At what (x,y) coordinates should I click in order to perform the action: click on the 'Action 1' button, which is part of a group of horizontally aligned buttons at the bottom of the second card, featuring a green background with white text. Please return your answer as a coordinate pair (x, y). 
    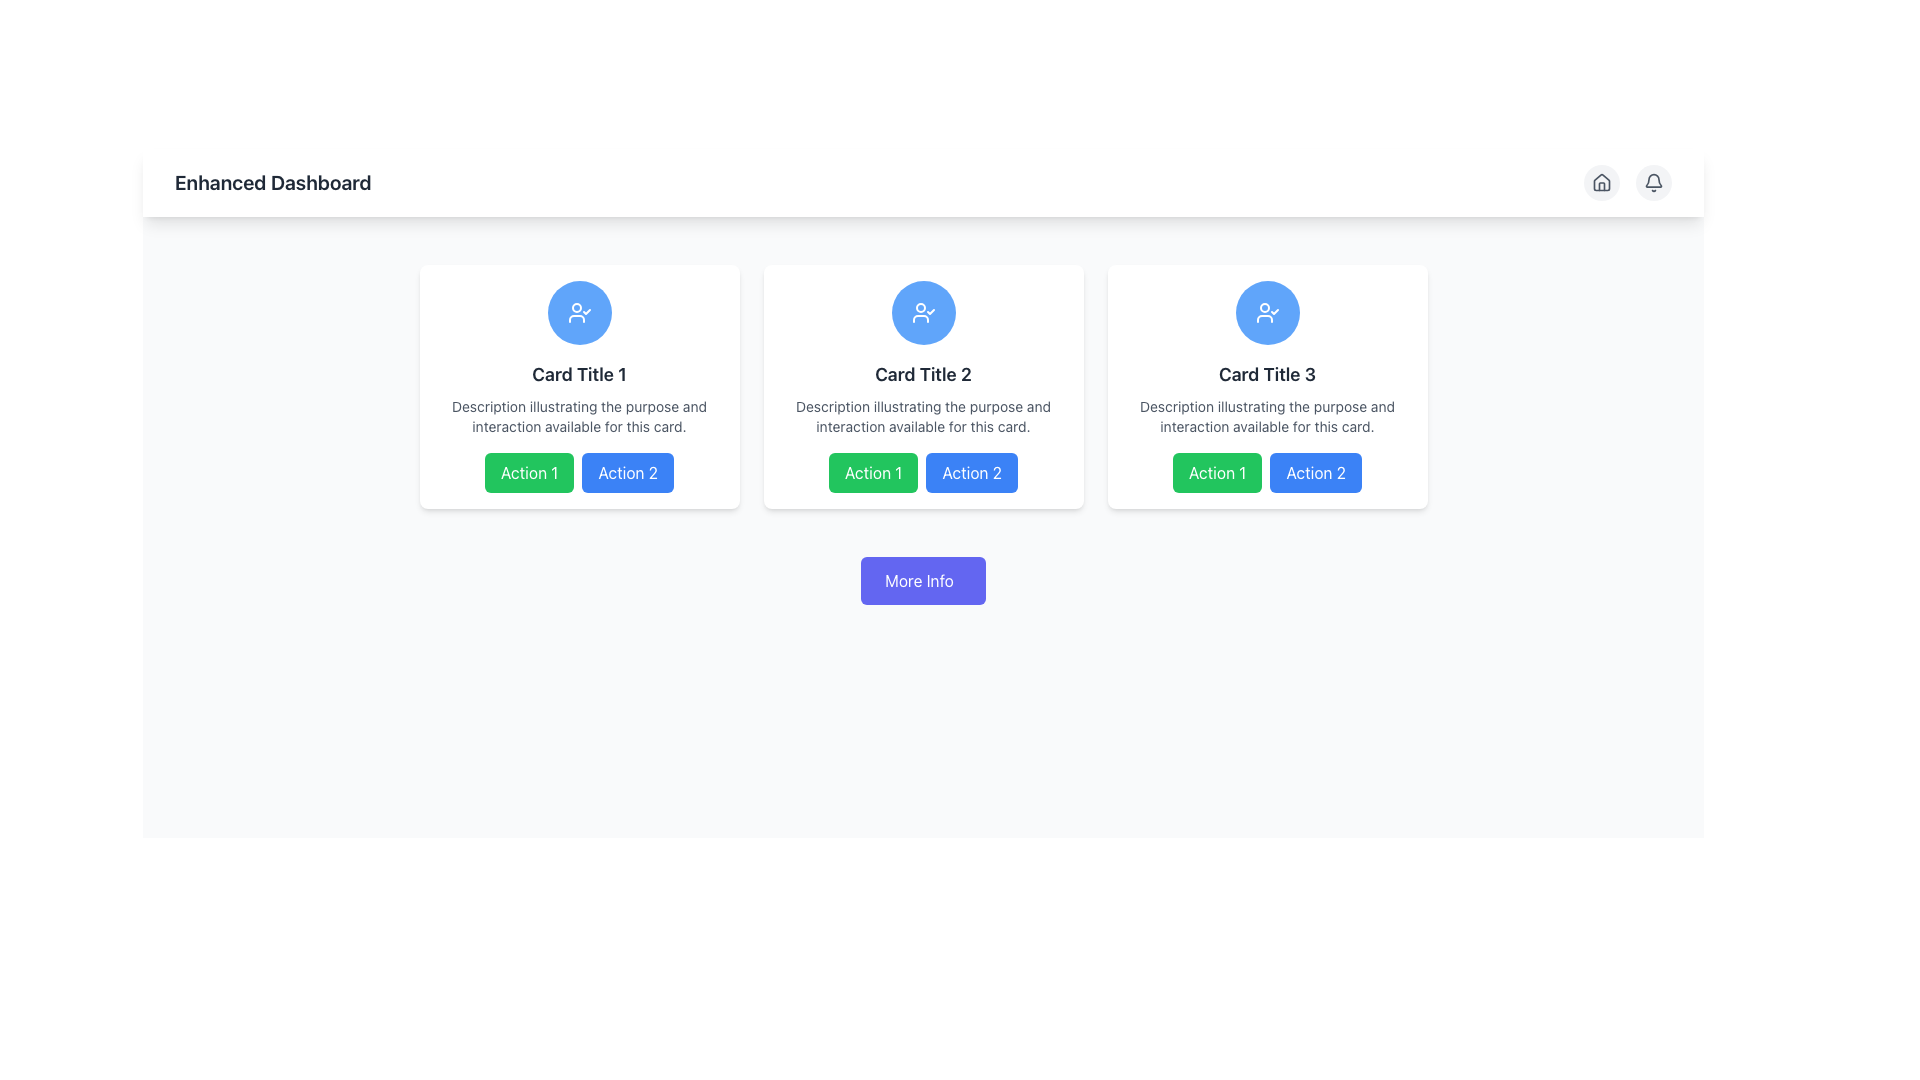
    Looking at the image, I should click on (922, 473).